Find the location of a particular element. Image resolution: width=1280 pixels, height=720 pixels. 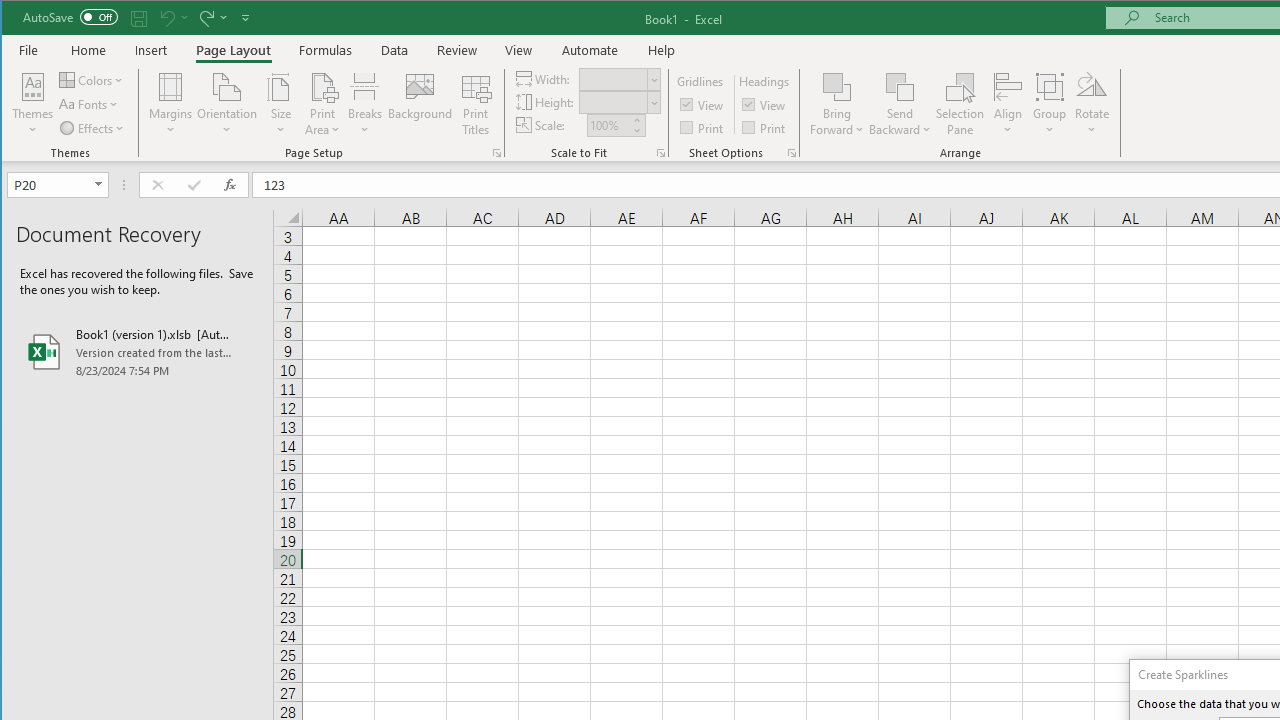

'Width' is located at coordinates (618, 78).